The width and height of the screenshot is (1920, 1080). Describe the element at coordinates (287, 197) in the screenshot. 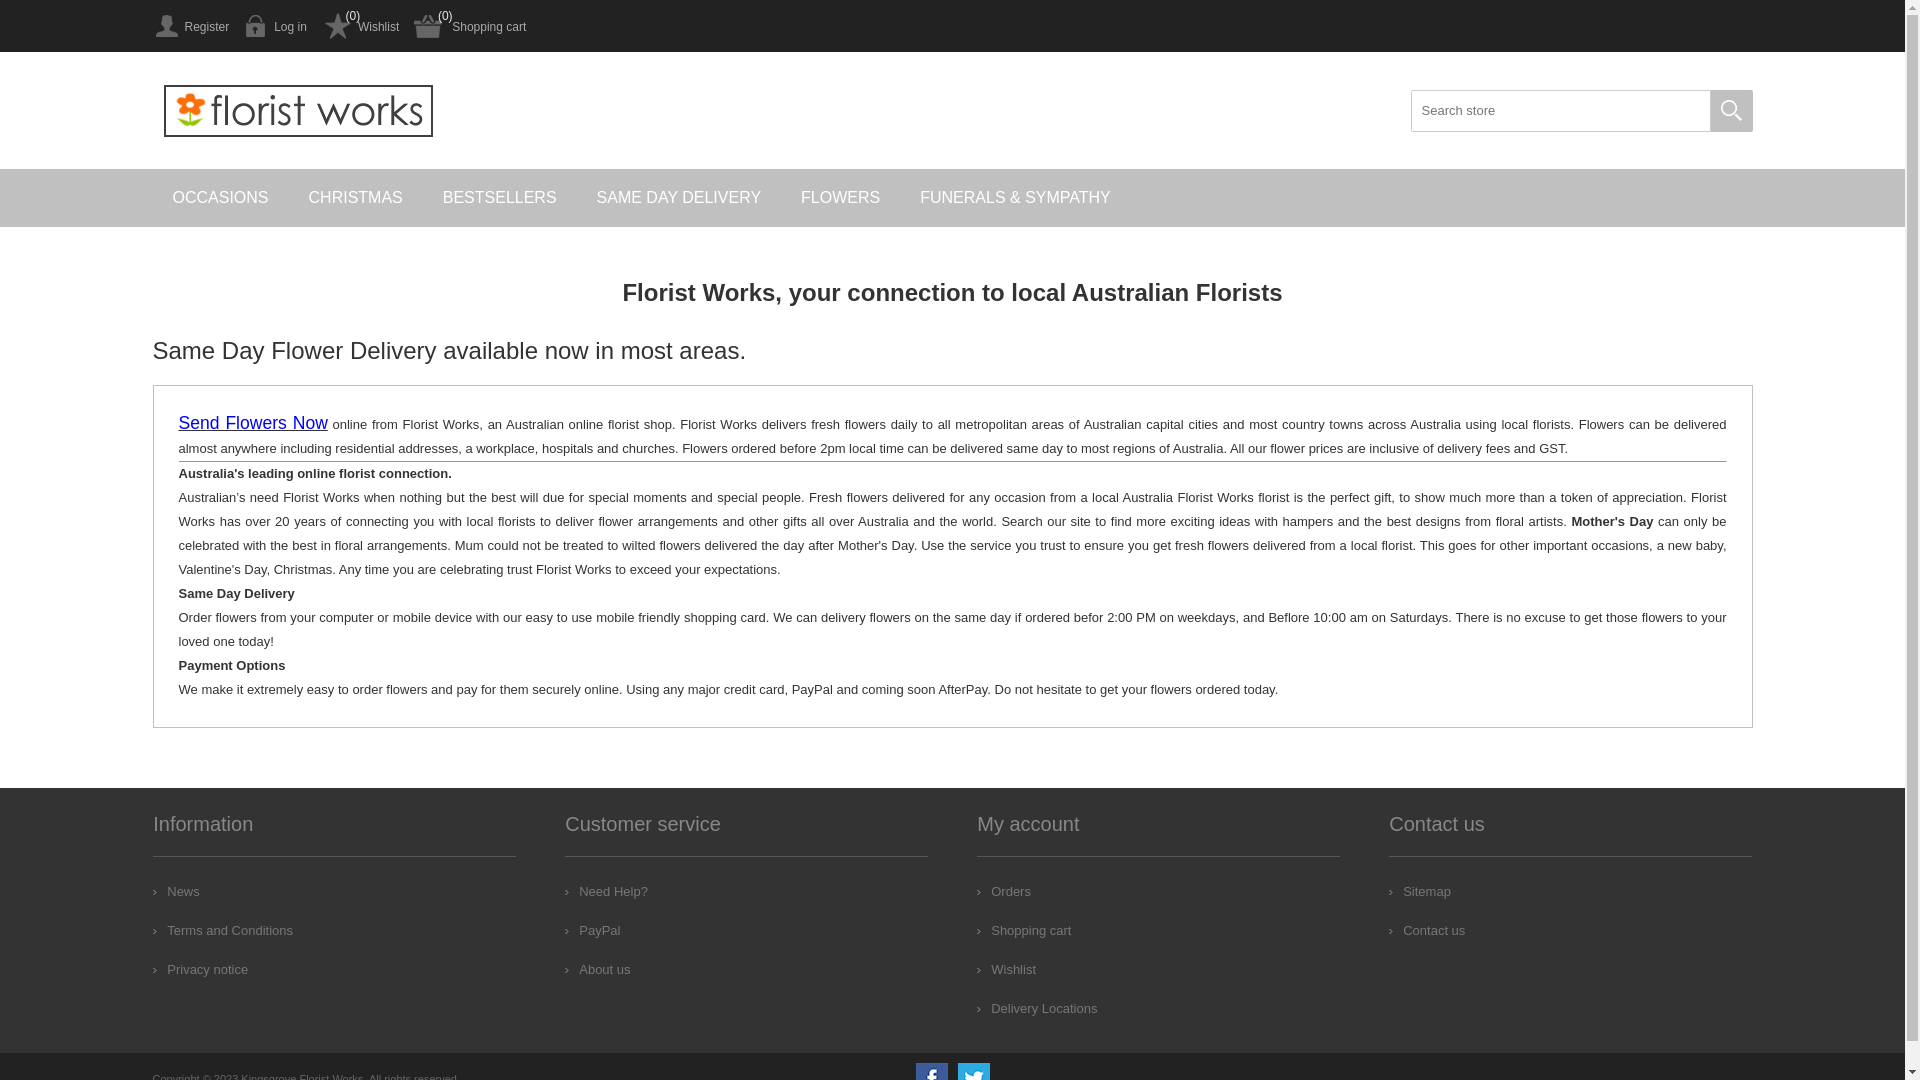

I see `'CHRISTMAS'` at that location.